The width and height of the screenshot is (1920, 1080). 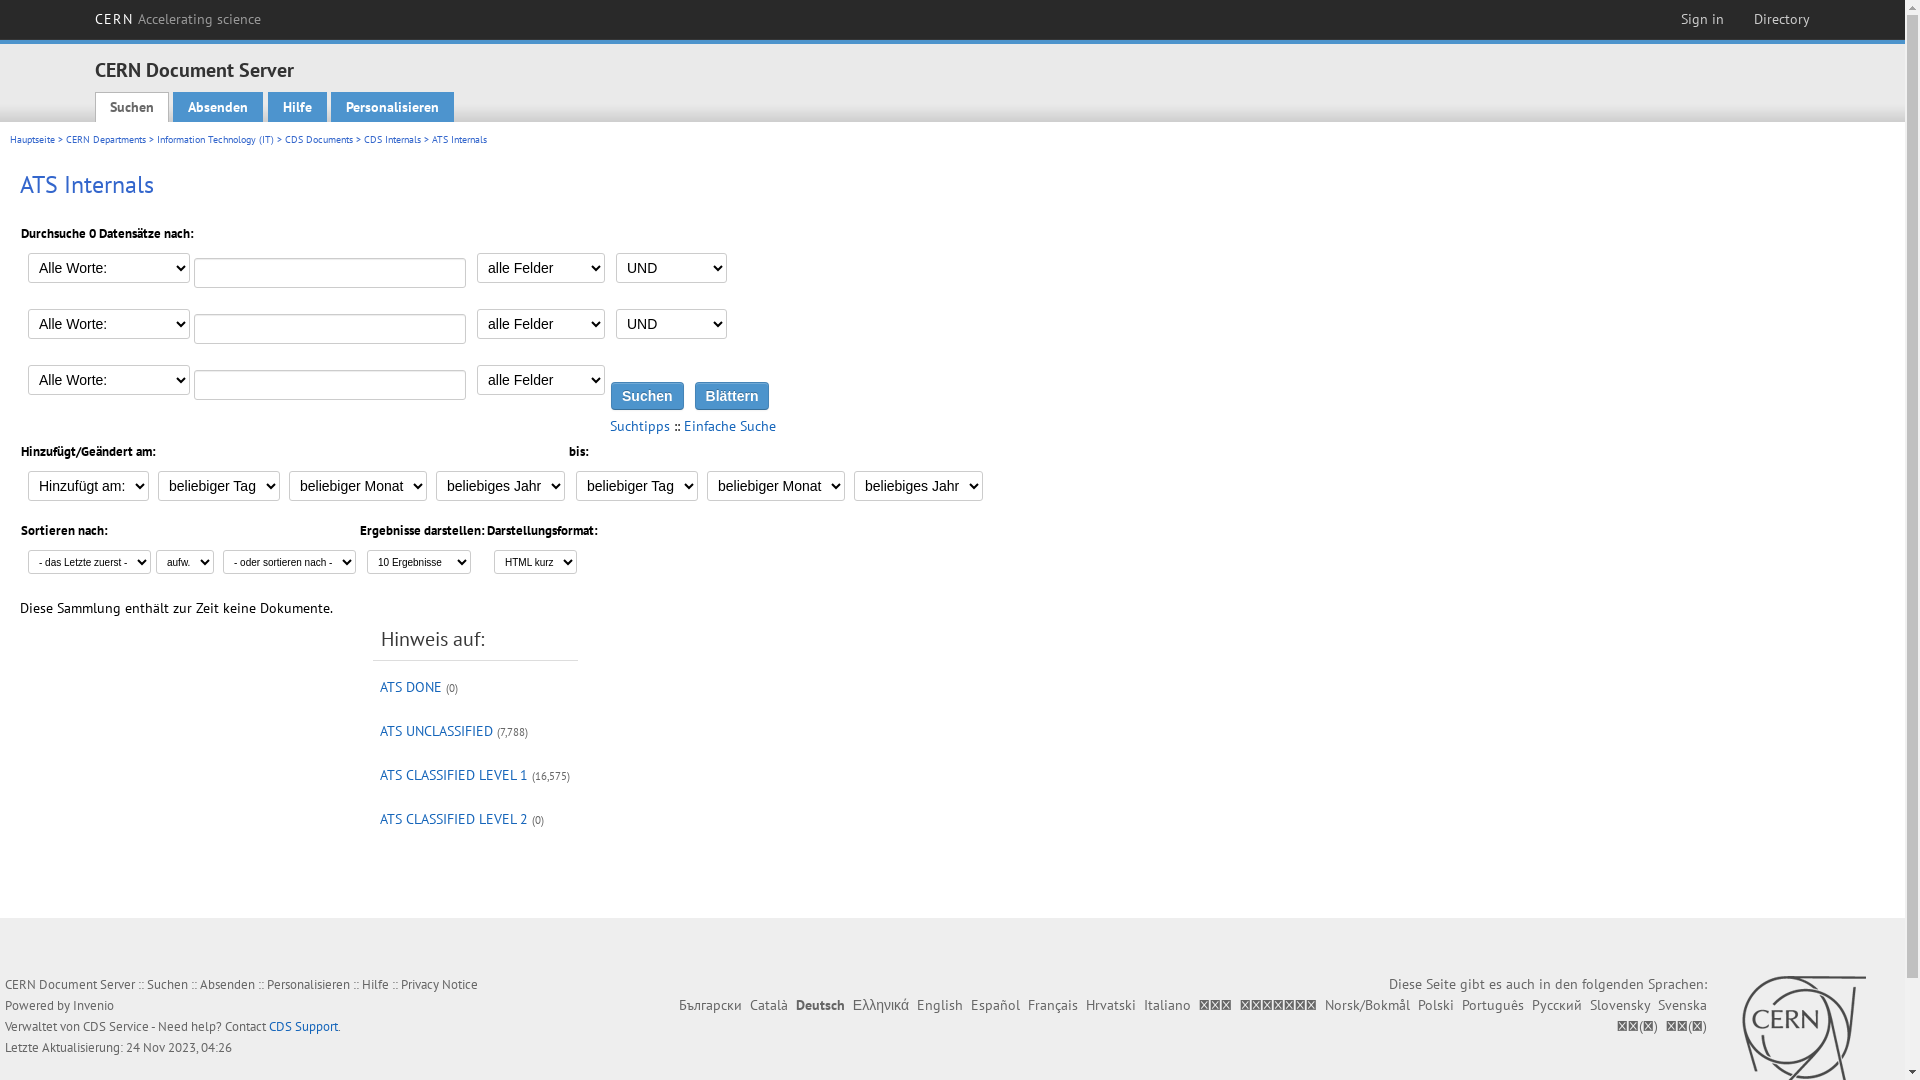 I want to click on 'Italiano', so click(x=1143, y=1005).